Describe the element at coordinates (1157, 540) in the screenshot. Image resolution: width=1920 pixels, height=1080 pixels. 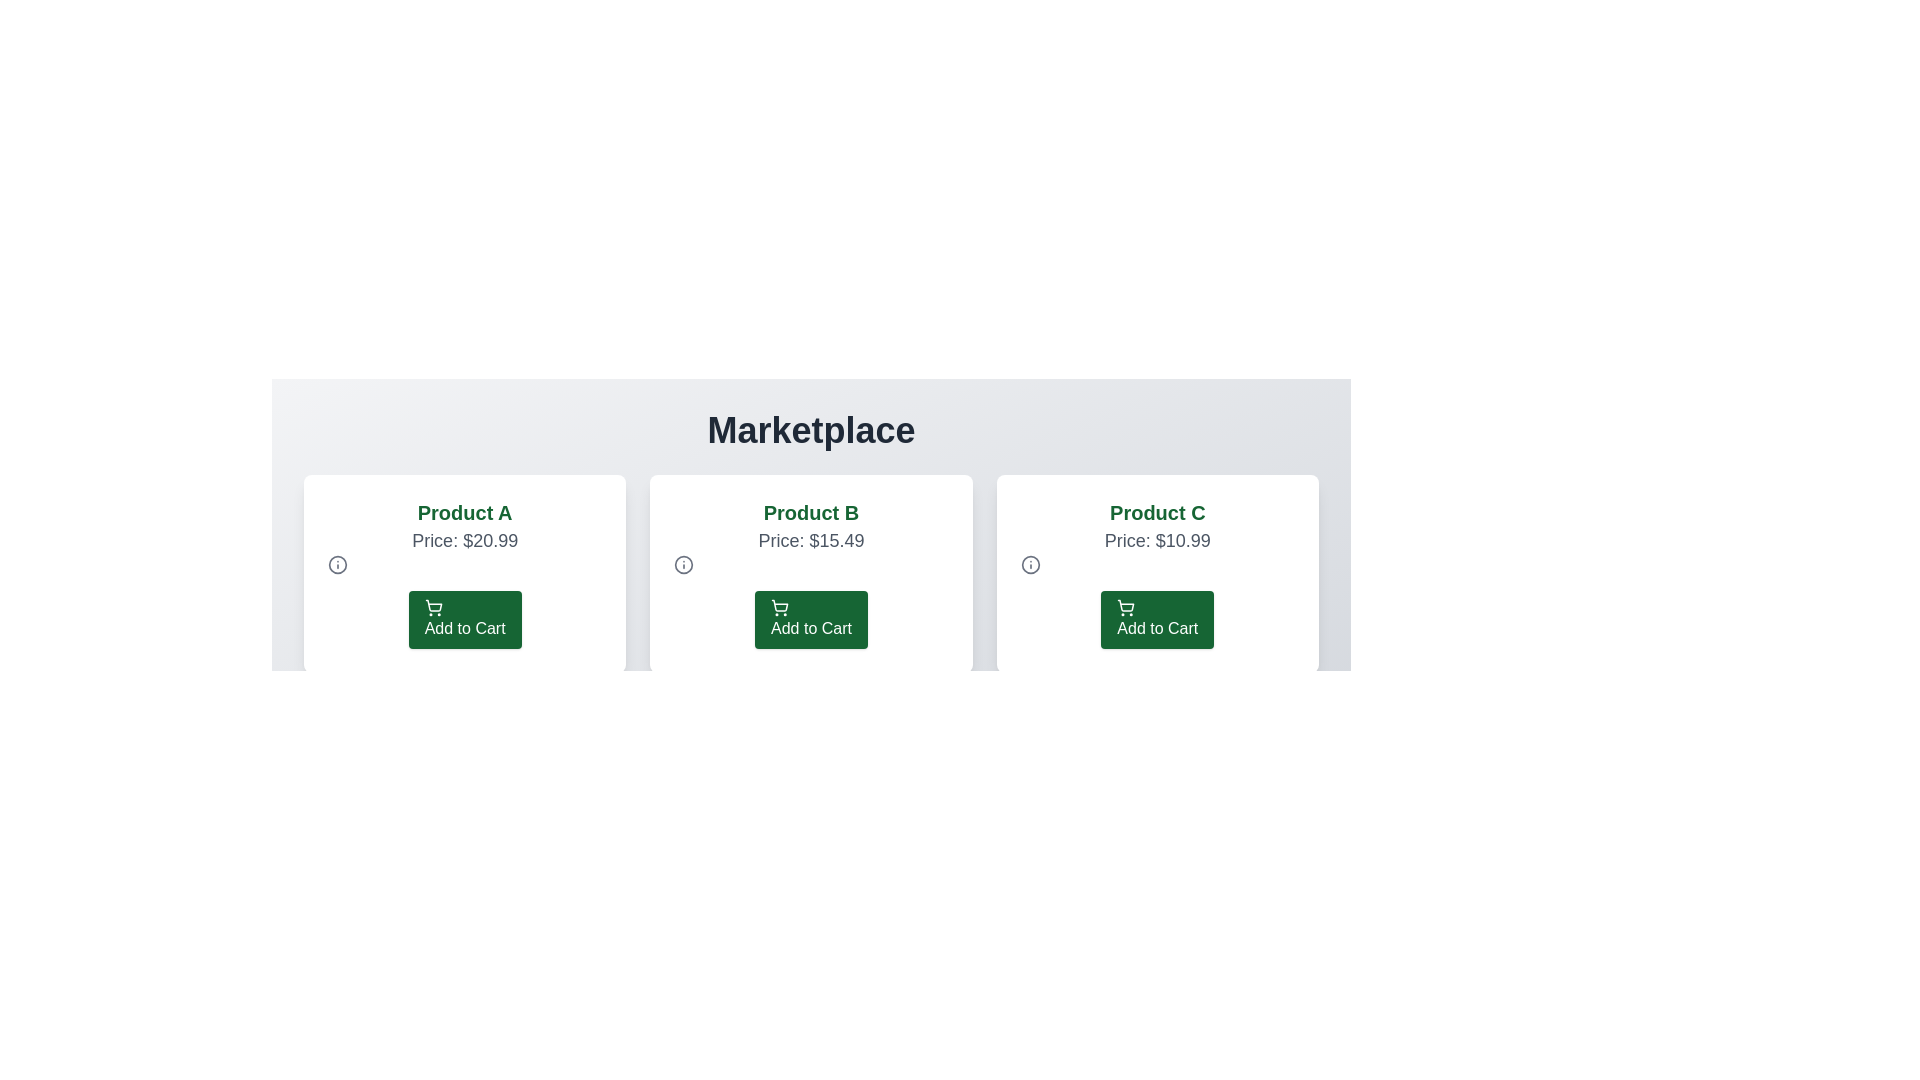
I see `price information displayed in the text element located below the title 'Product C' in the middle-right section of the product layout` at that location.